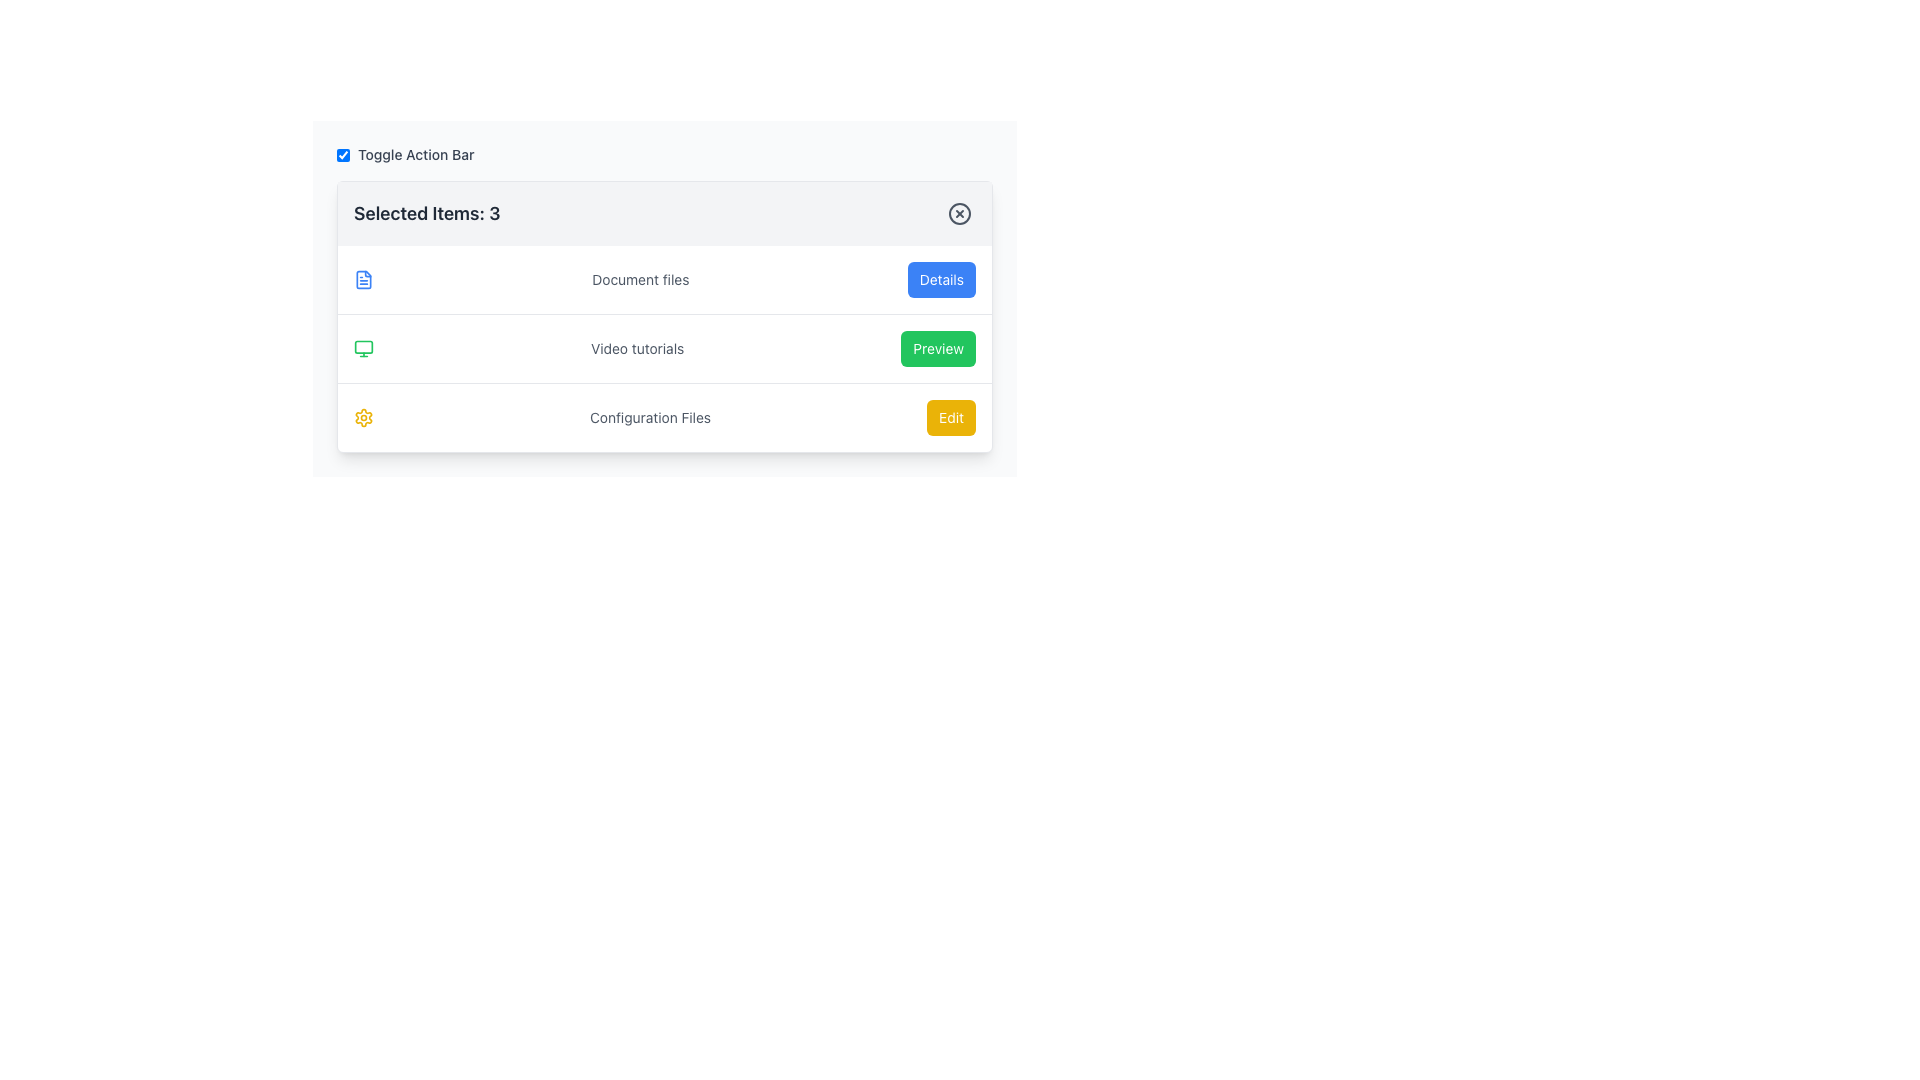 This screenshot has width=1920, height=1080. What do you see at coordinates (937, 347) in the screenshot?
I see `the green button labeled 'Preview' in the 'Video tutorials' section to change its background color` at bounding box center [937, 347].